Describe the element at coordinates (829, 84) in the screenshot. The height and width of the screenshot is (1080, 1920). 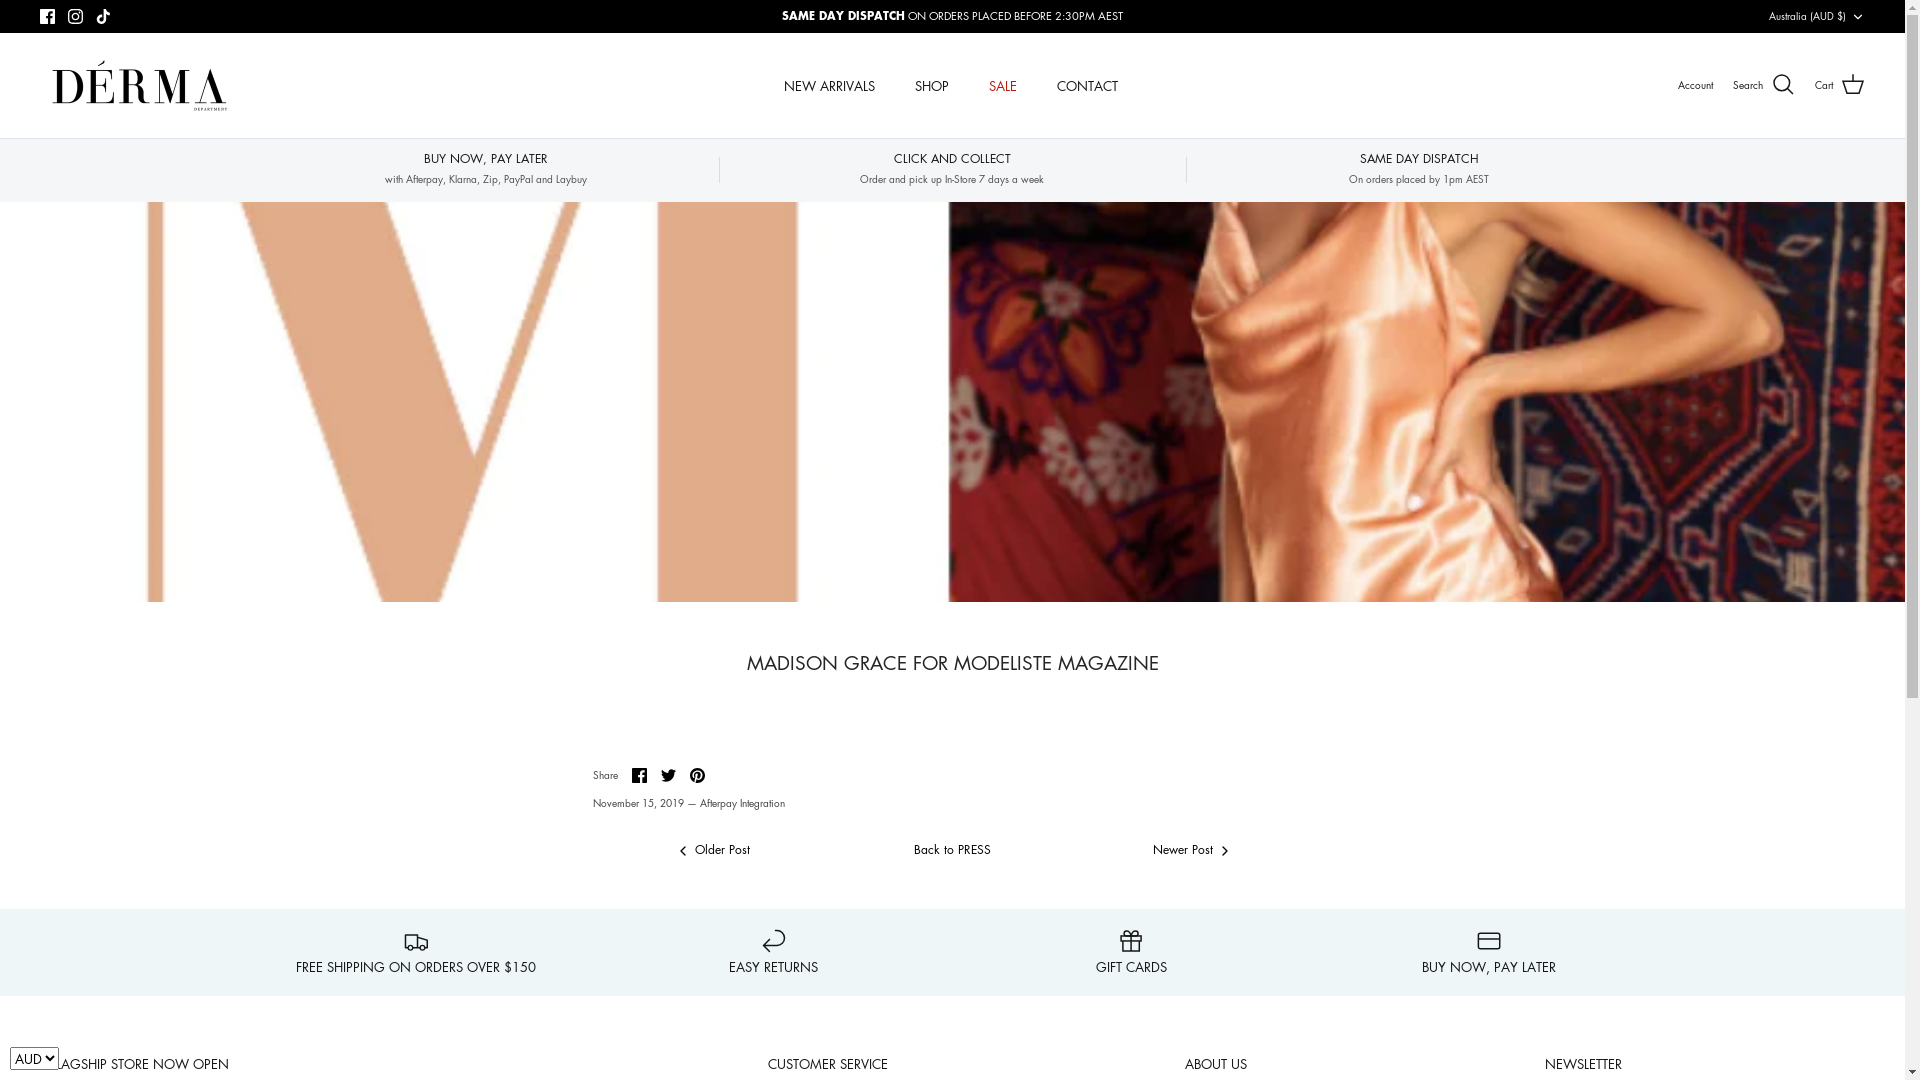
I see `'NEW ARRIVALS'` at that location.